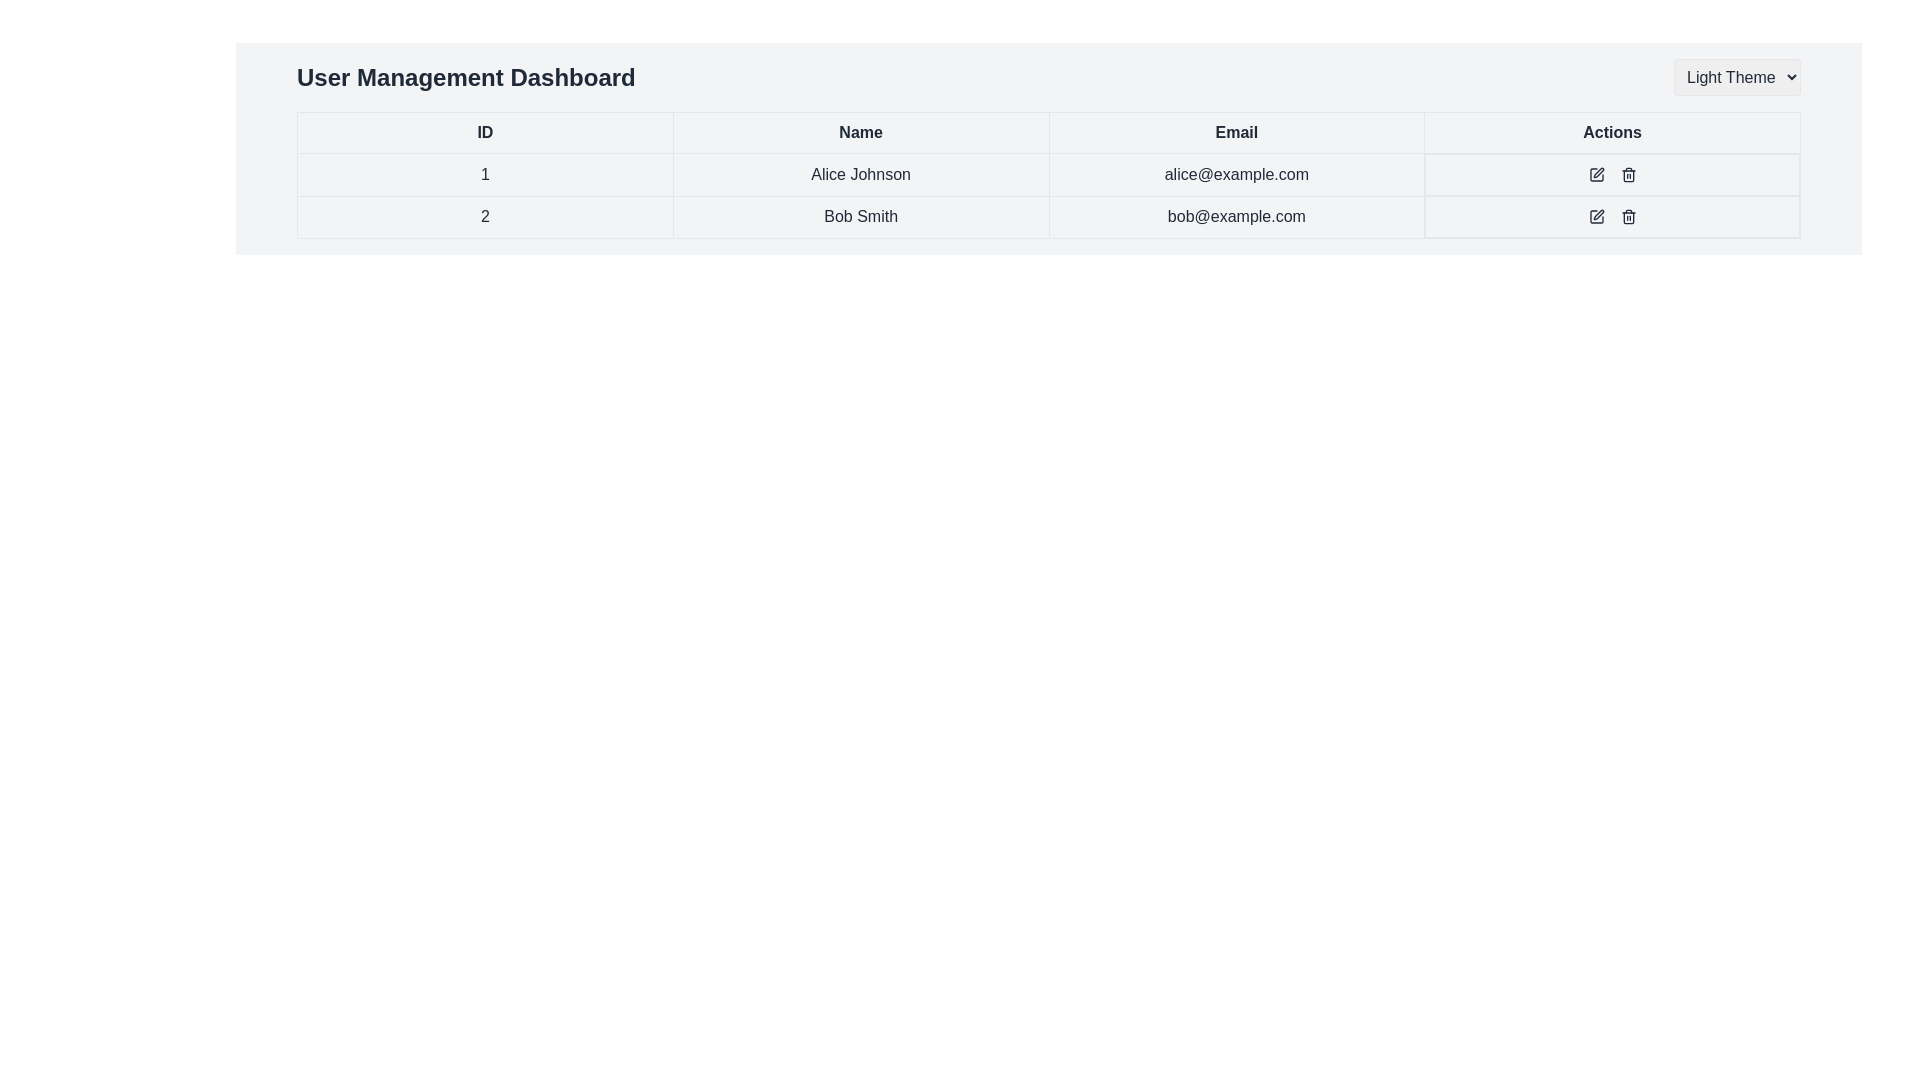  I want to click on the edit icon in the 'Actions' column of the user row for 'Bob Smith', so click(1597, 215).